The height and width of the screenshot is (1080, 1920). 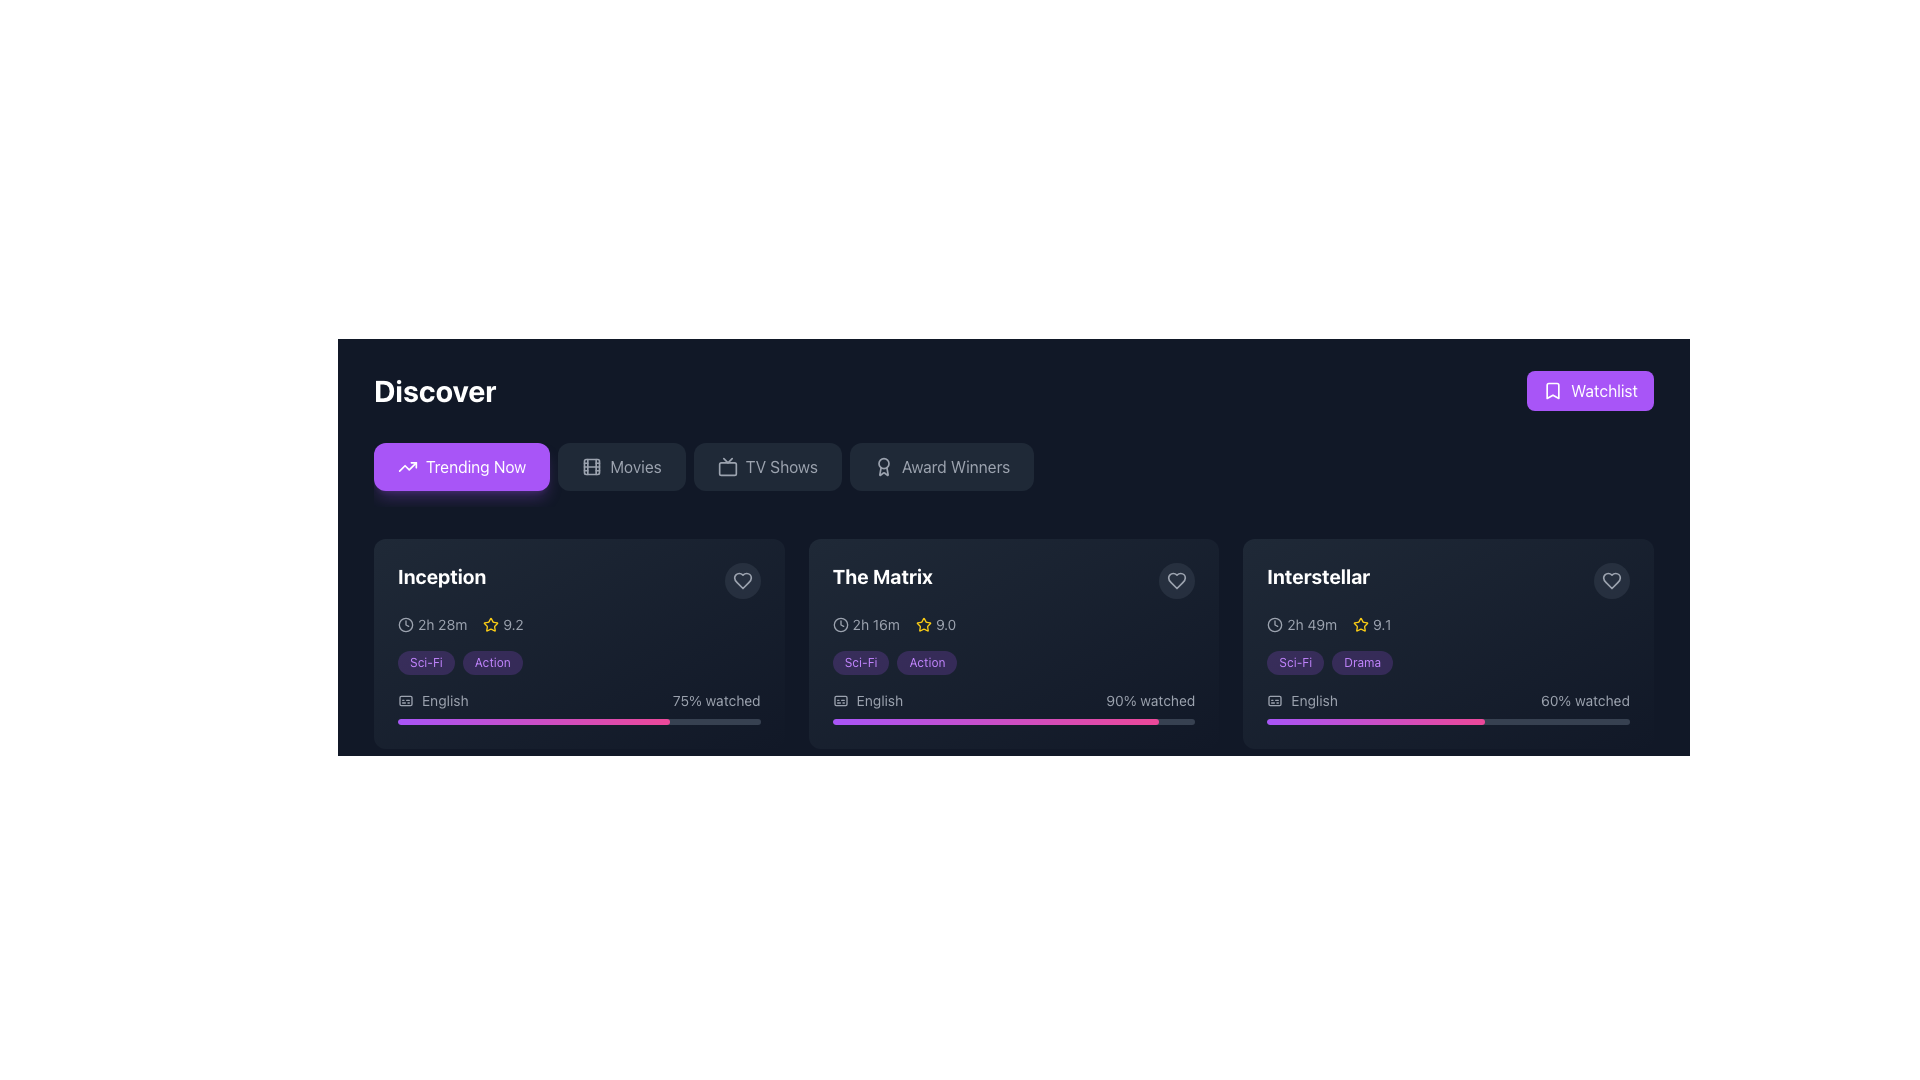 What do you see at coordinates (1360, 623) in the screenshot?
I see `the star icon that signifies the rating for the movie 'Interstellar', which is positioned left of the rating text '9.1'` at bounding box center [1360, 623].